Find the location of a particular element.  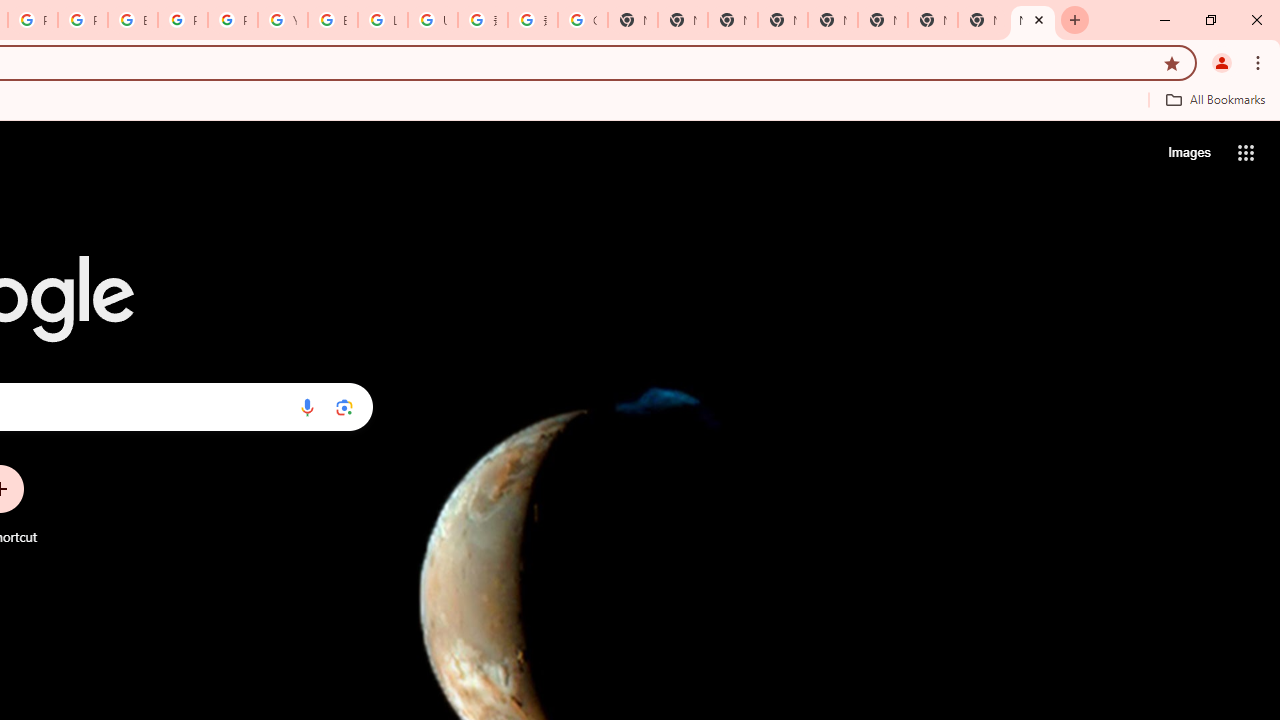

'New Tab' is located at coordinates (1074, 20).